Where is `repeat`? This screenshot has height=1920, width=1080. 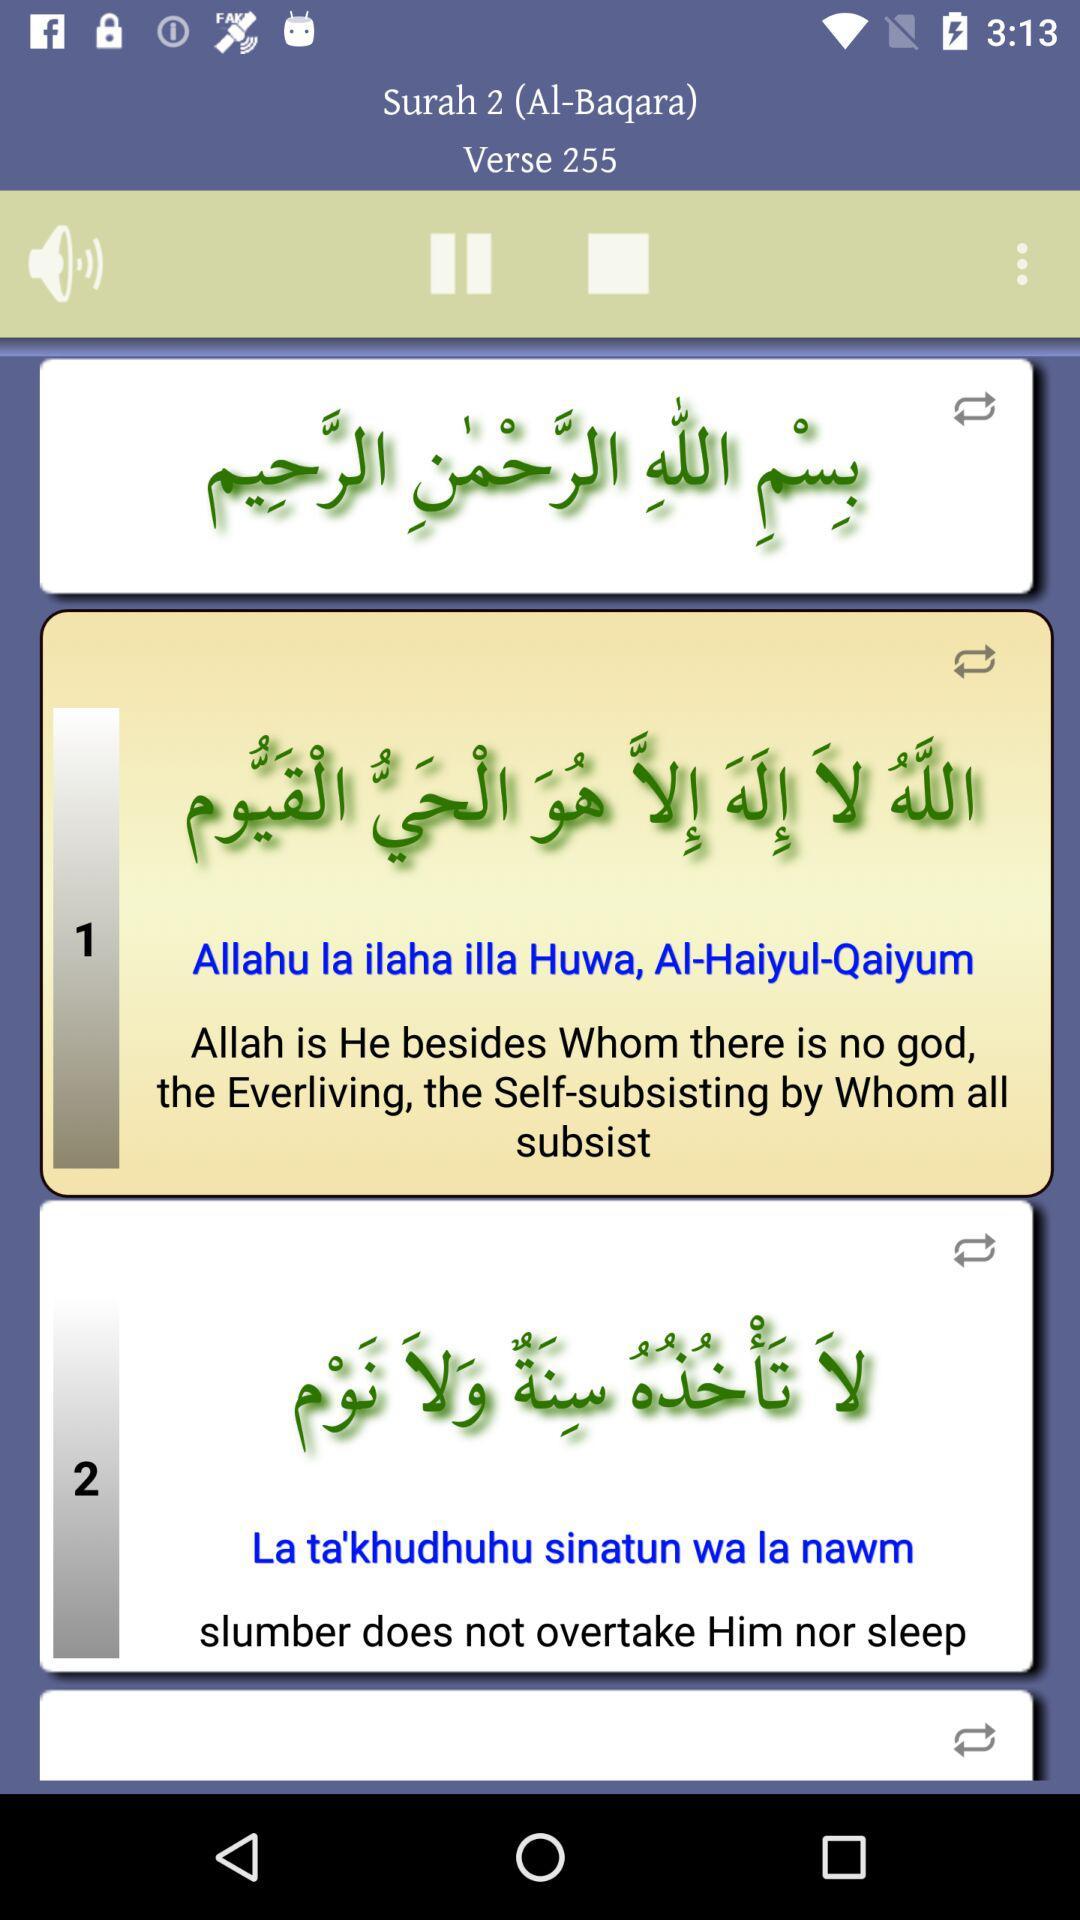
repeat is located at coordinates (973, 407).